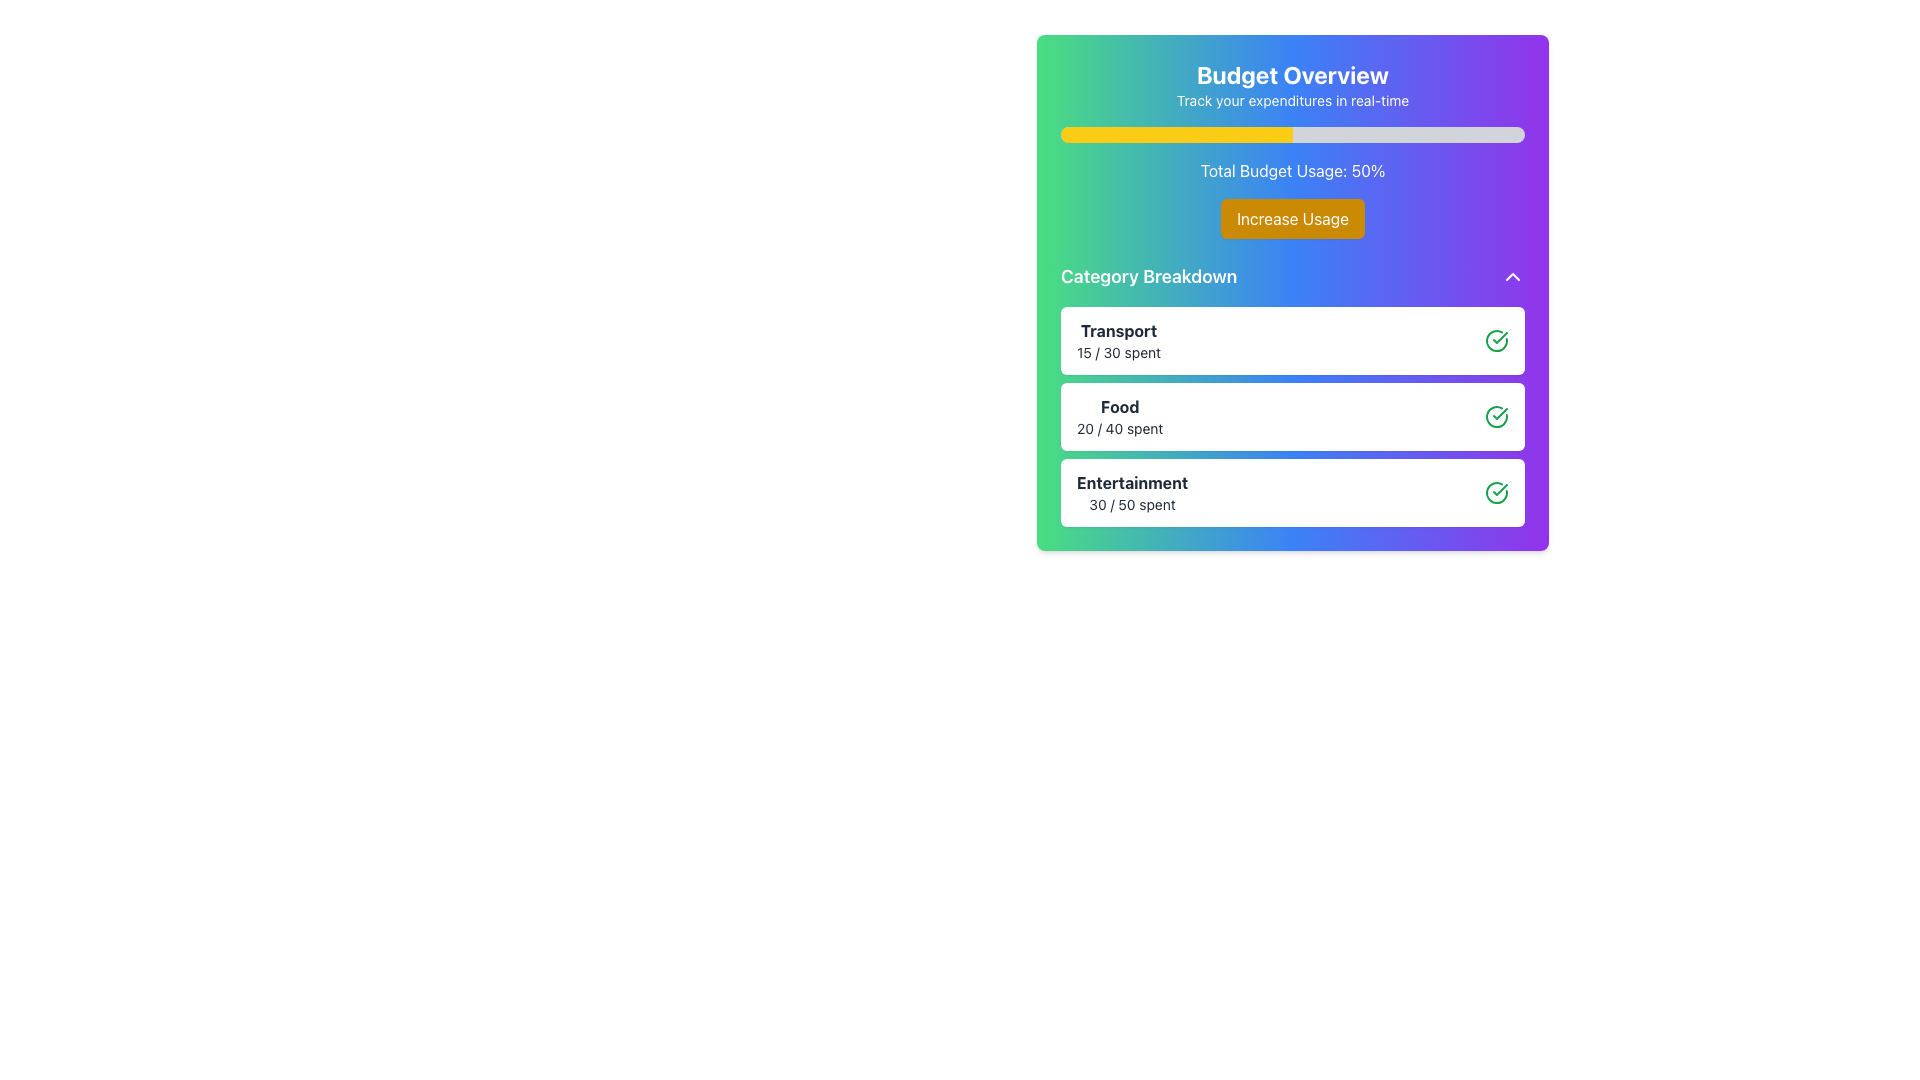 Image resolution: width=1920 pixels, height=1080 pixels. What do you see at coordinates (1500, 412) in the screenshot?
I see `the Checkmark icon located on the right-hand side of the 'Transport' line item in the 'Category Breakdown' section to indicate completion or confirmation` at bounding box center [1500, 412].